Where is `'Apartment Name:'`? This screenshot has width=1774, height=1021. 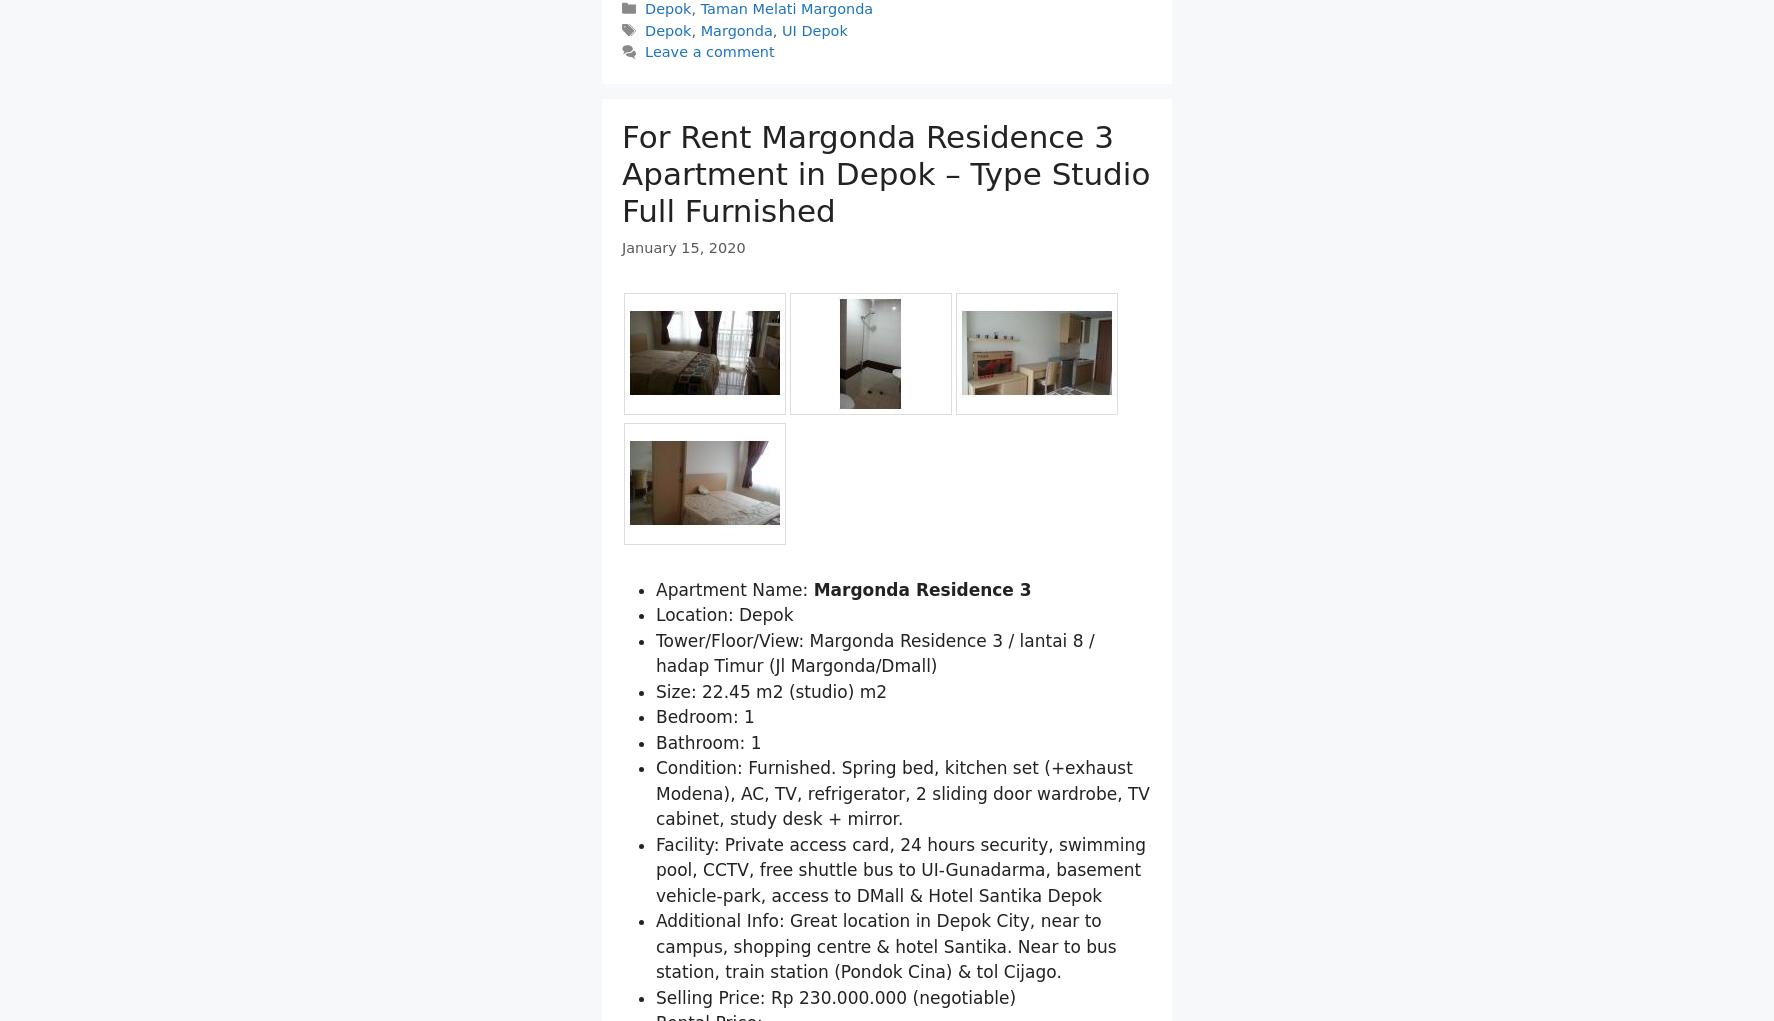 'Apartment Name:' is located at coordinates (733, 692).